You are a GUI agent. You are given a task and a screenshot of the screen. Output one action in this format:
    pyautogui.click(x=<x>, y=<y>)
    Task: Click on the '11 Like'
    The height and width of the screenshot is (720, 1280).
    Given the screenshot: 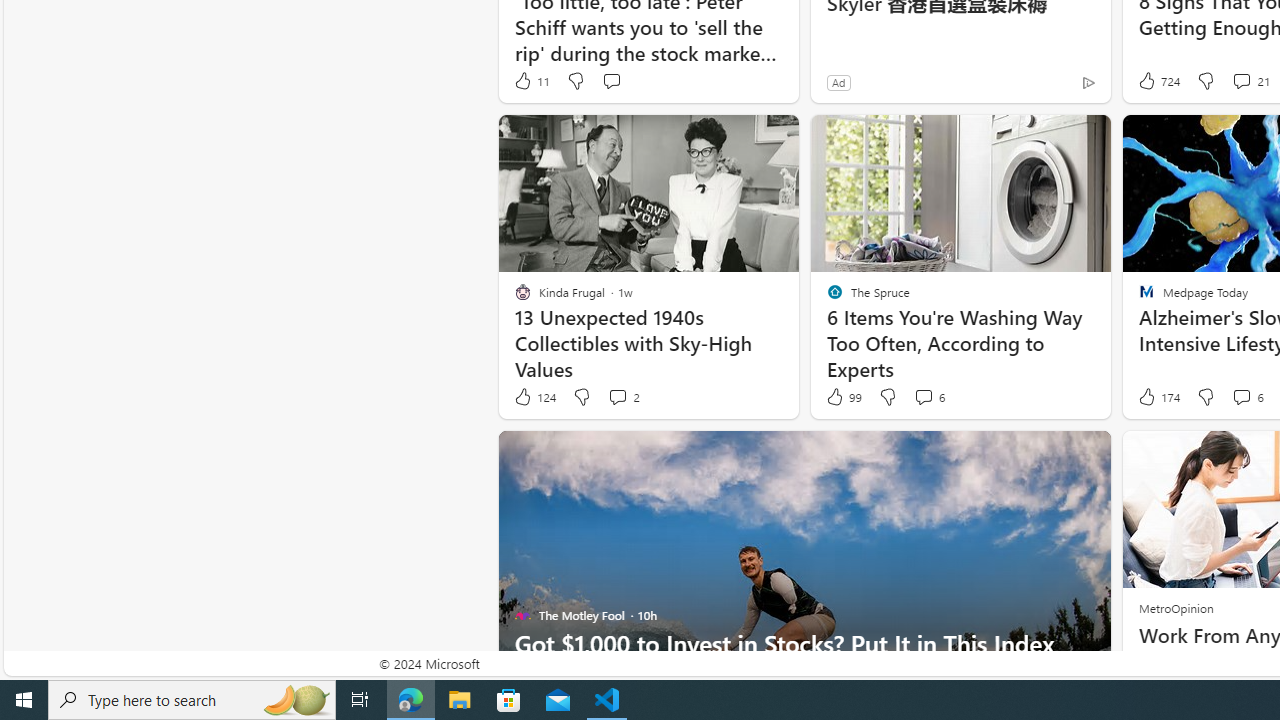 What is the action you would take?
    pyautogui.click(x=531, y=80)
    